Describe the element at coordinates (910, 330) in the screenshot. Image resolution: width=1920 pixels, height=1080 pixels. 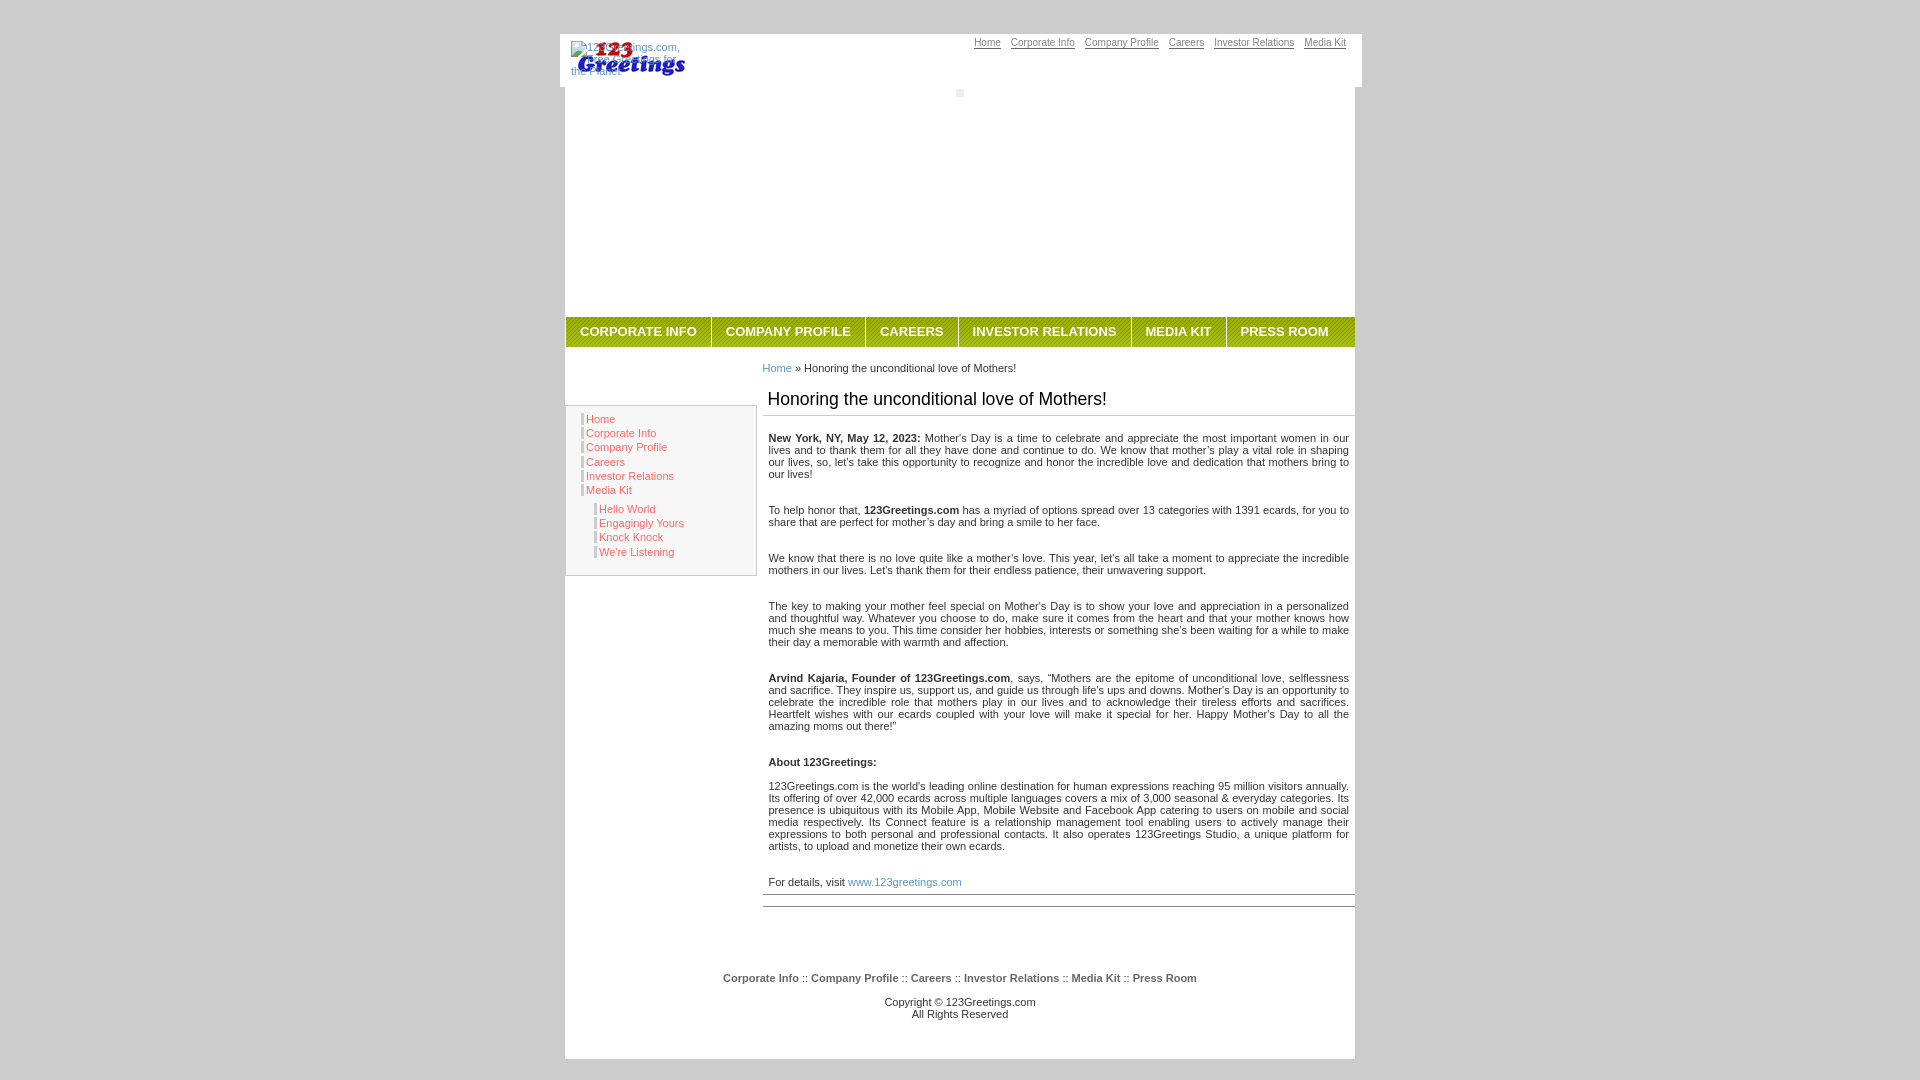
I see `'CAREERS'` at that location.